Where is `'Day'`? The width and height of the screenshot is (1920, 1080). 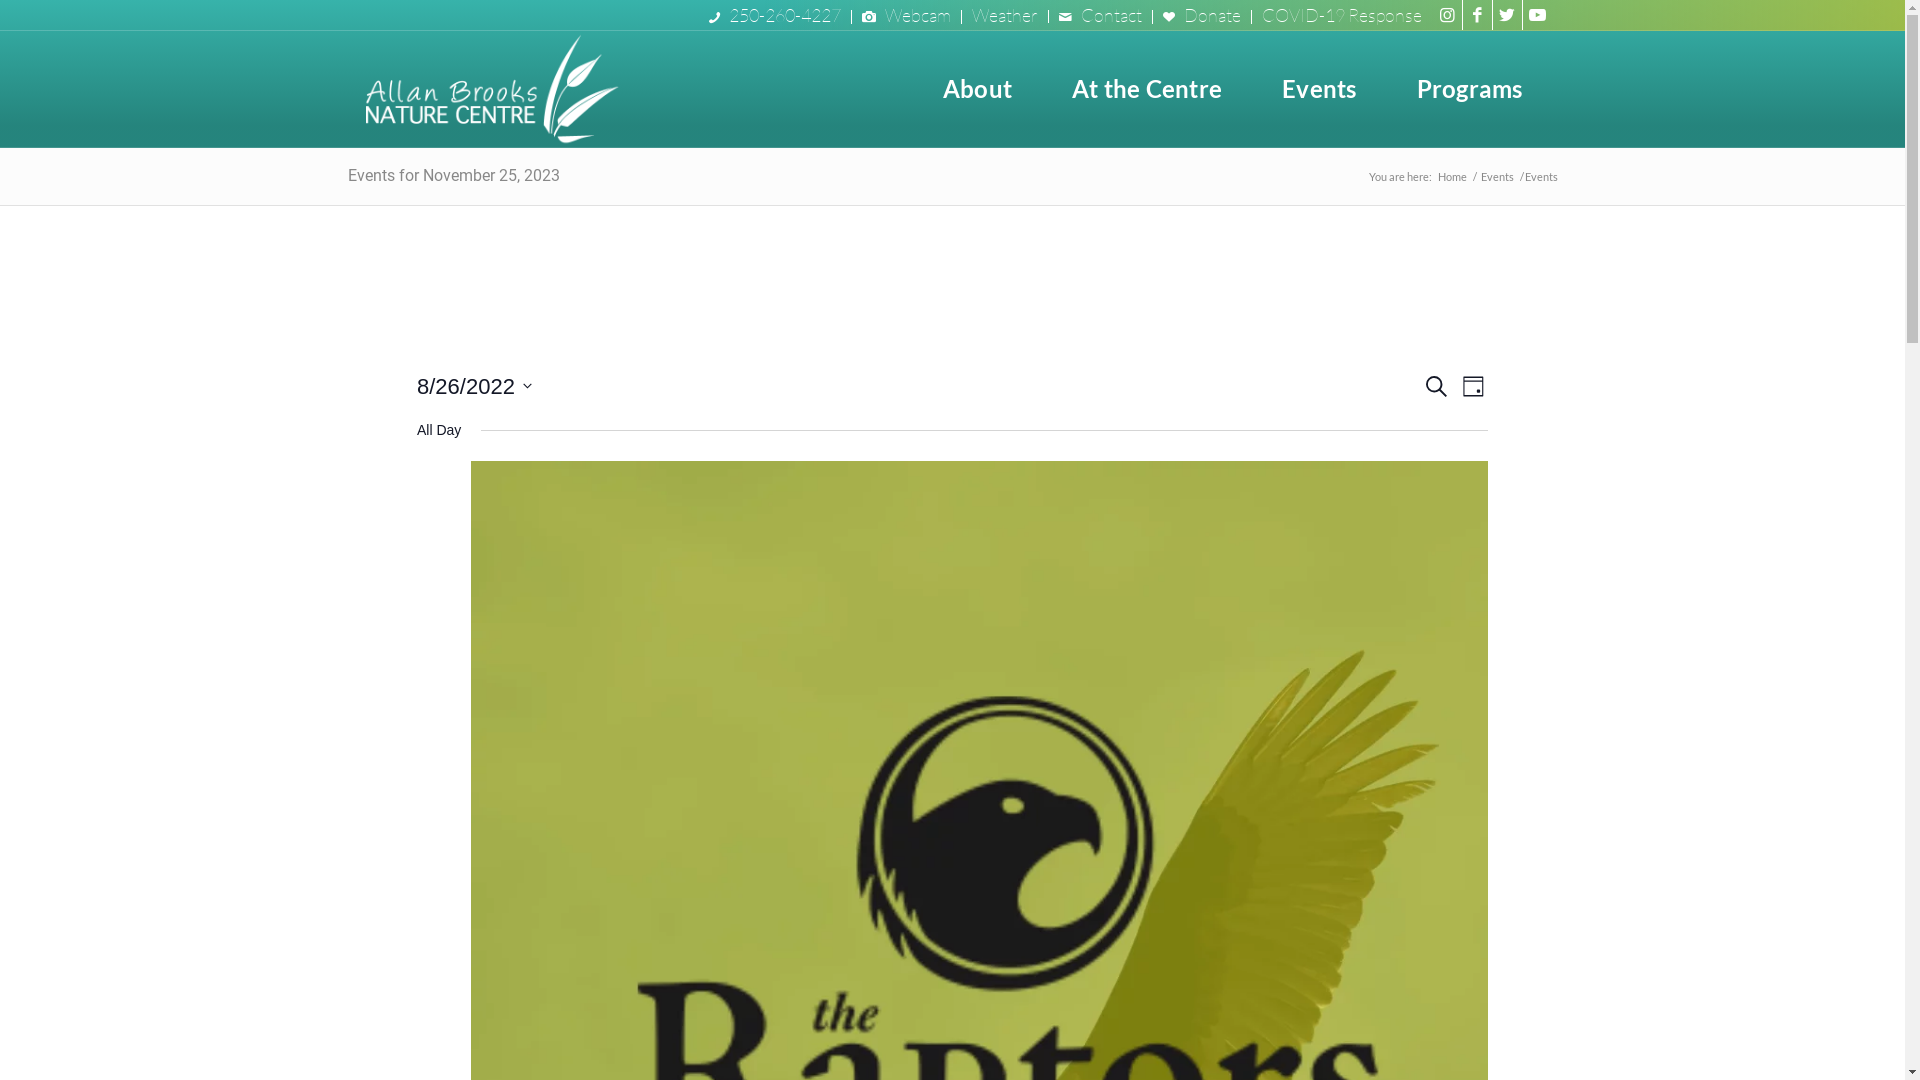 'Day' is located at coordinates (1473, 386).